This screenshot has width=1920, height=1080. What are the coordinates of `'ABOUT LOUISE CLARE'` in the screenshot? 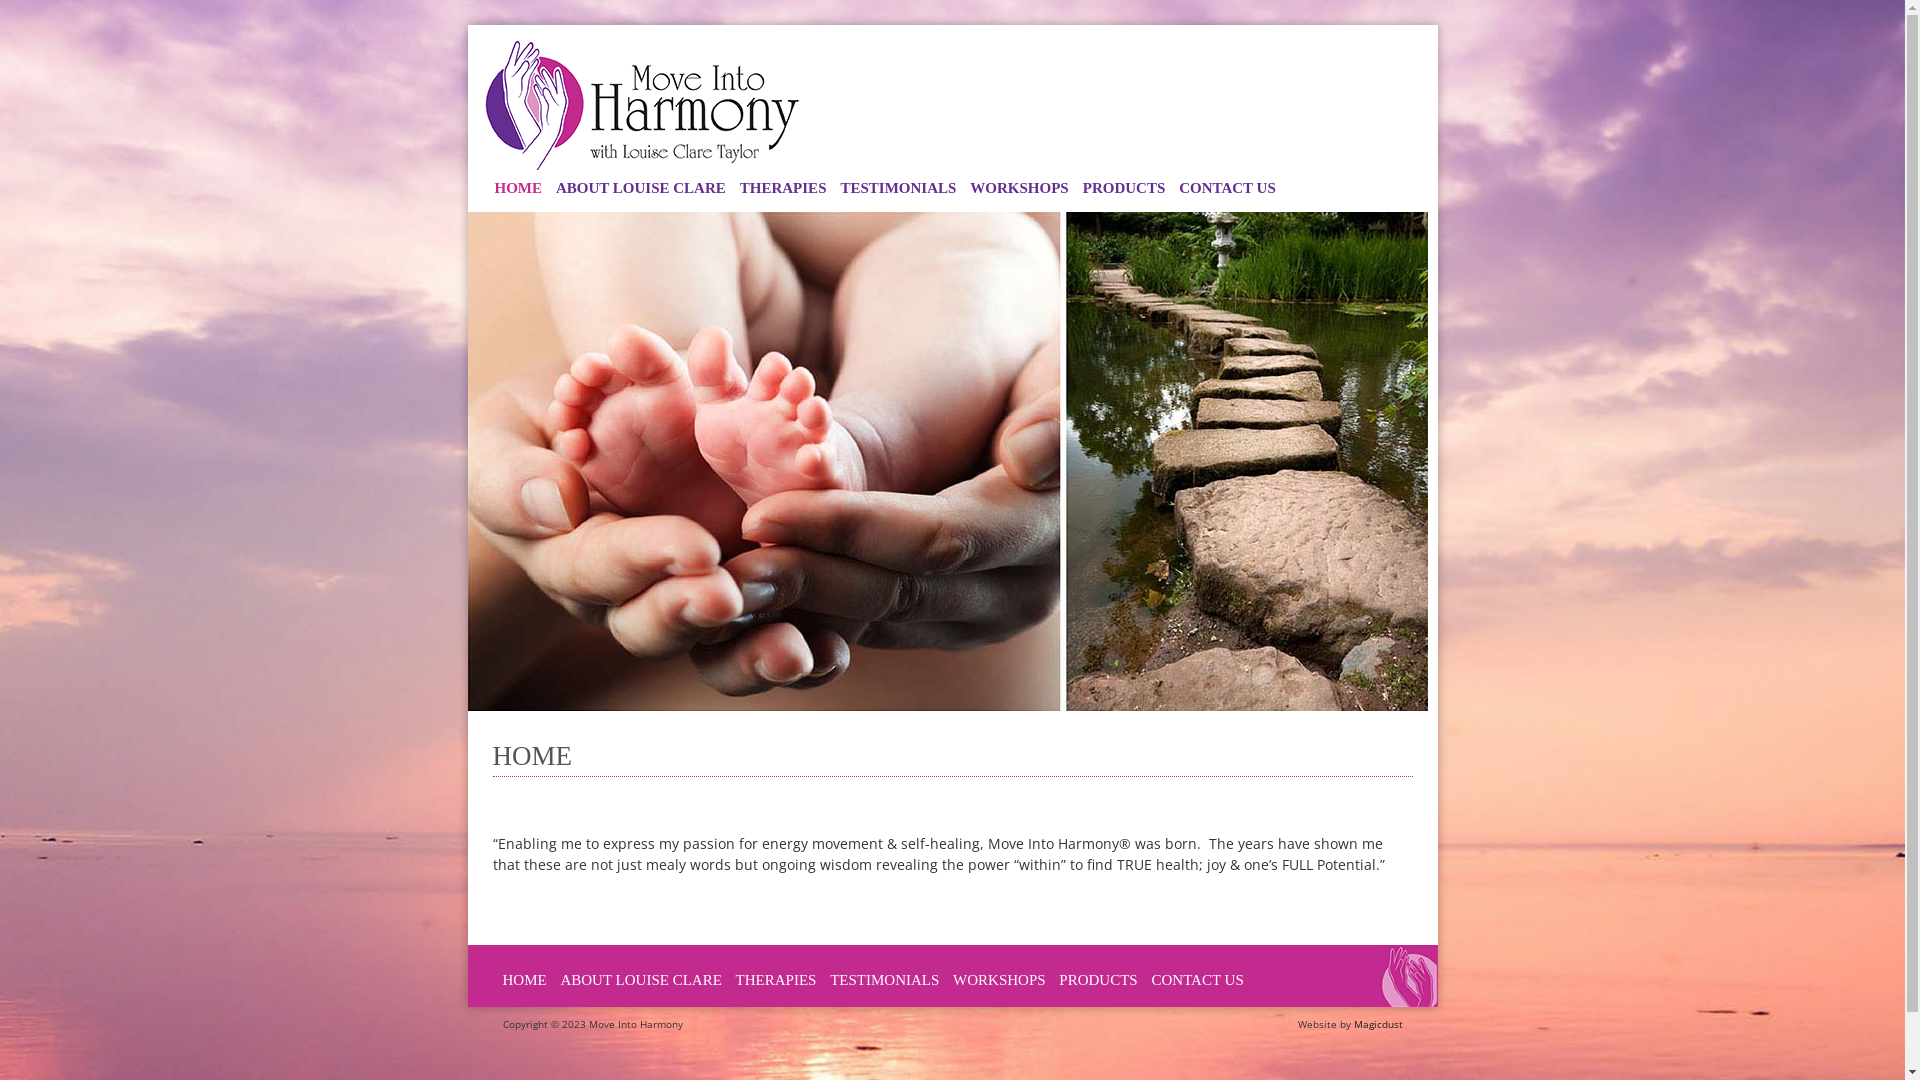 It's located at (560, 978).